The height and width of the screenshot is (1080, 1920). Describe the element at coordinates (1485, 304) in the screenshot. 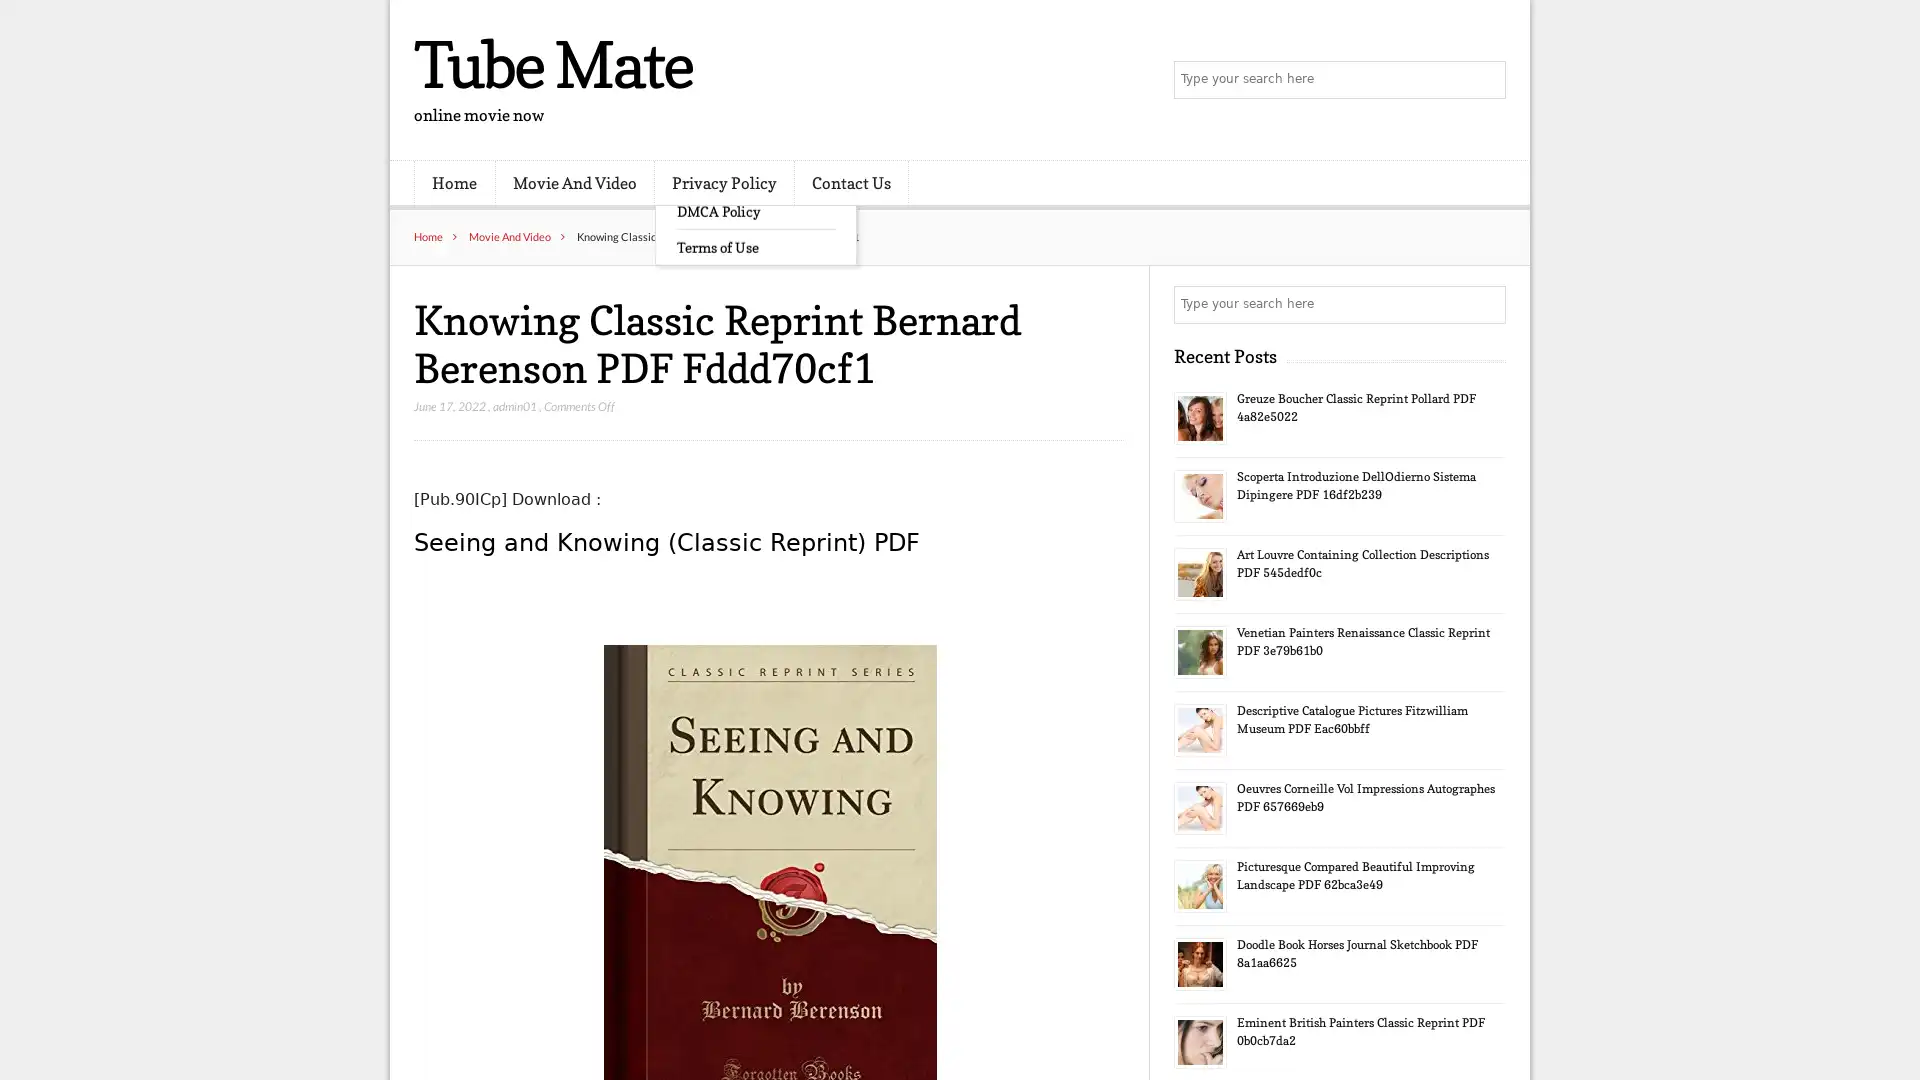

I see `Search` at that location.